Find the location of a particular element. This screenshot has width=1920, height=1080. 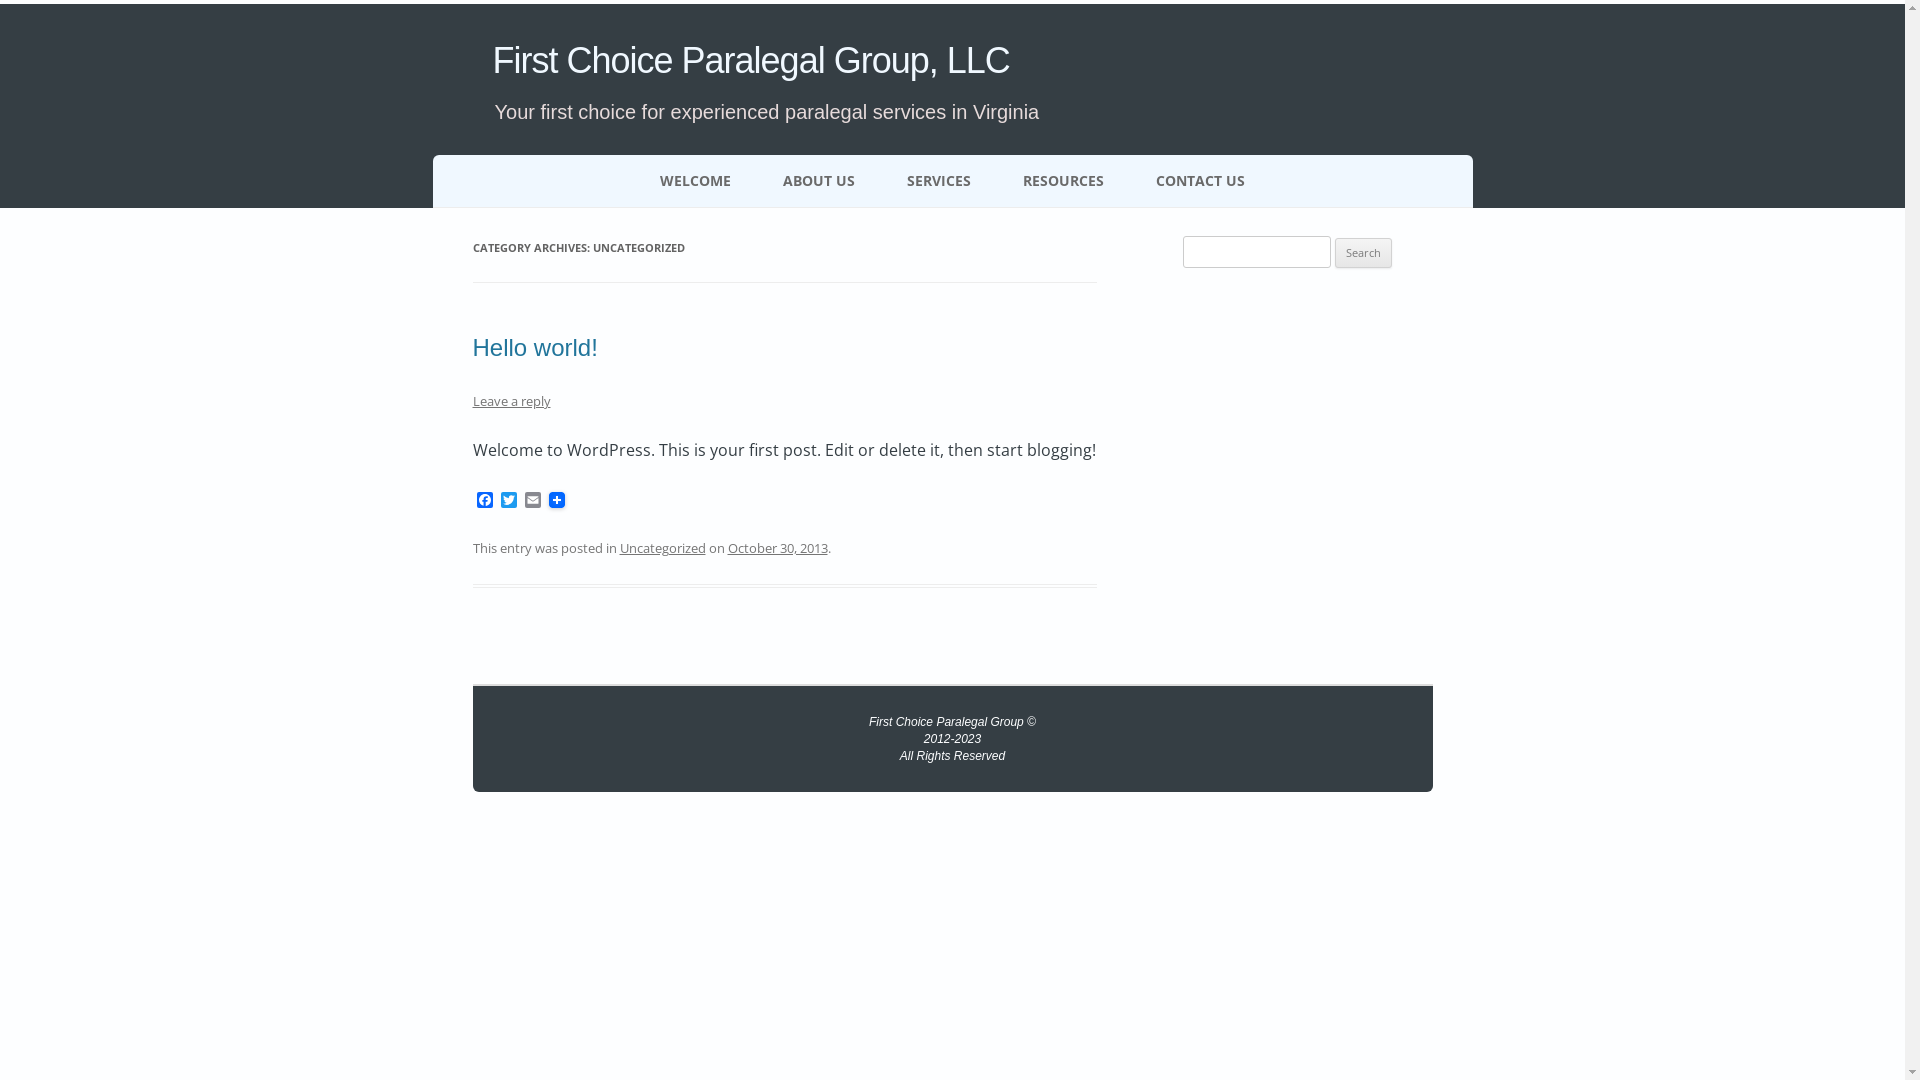

'Email' is located at coordinates (519, 500).